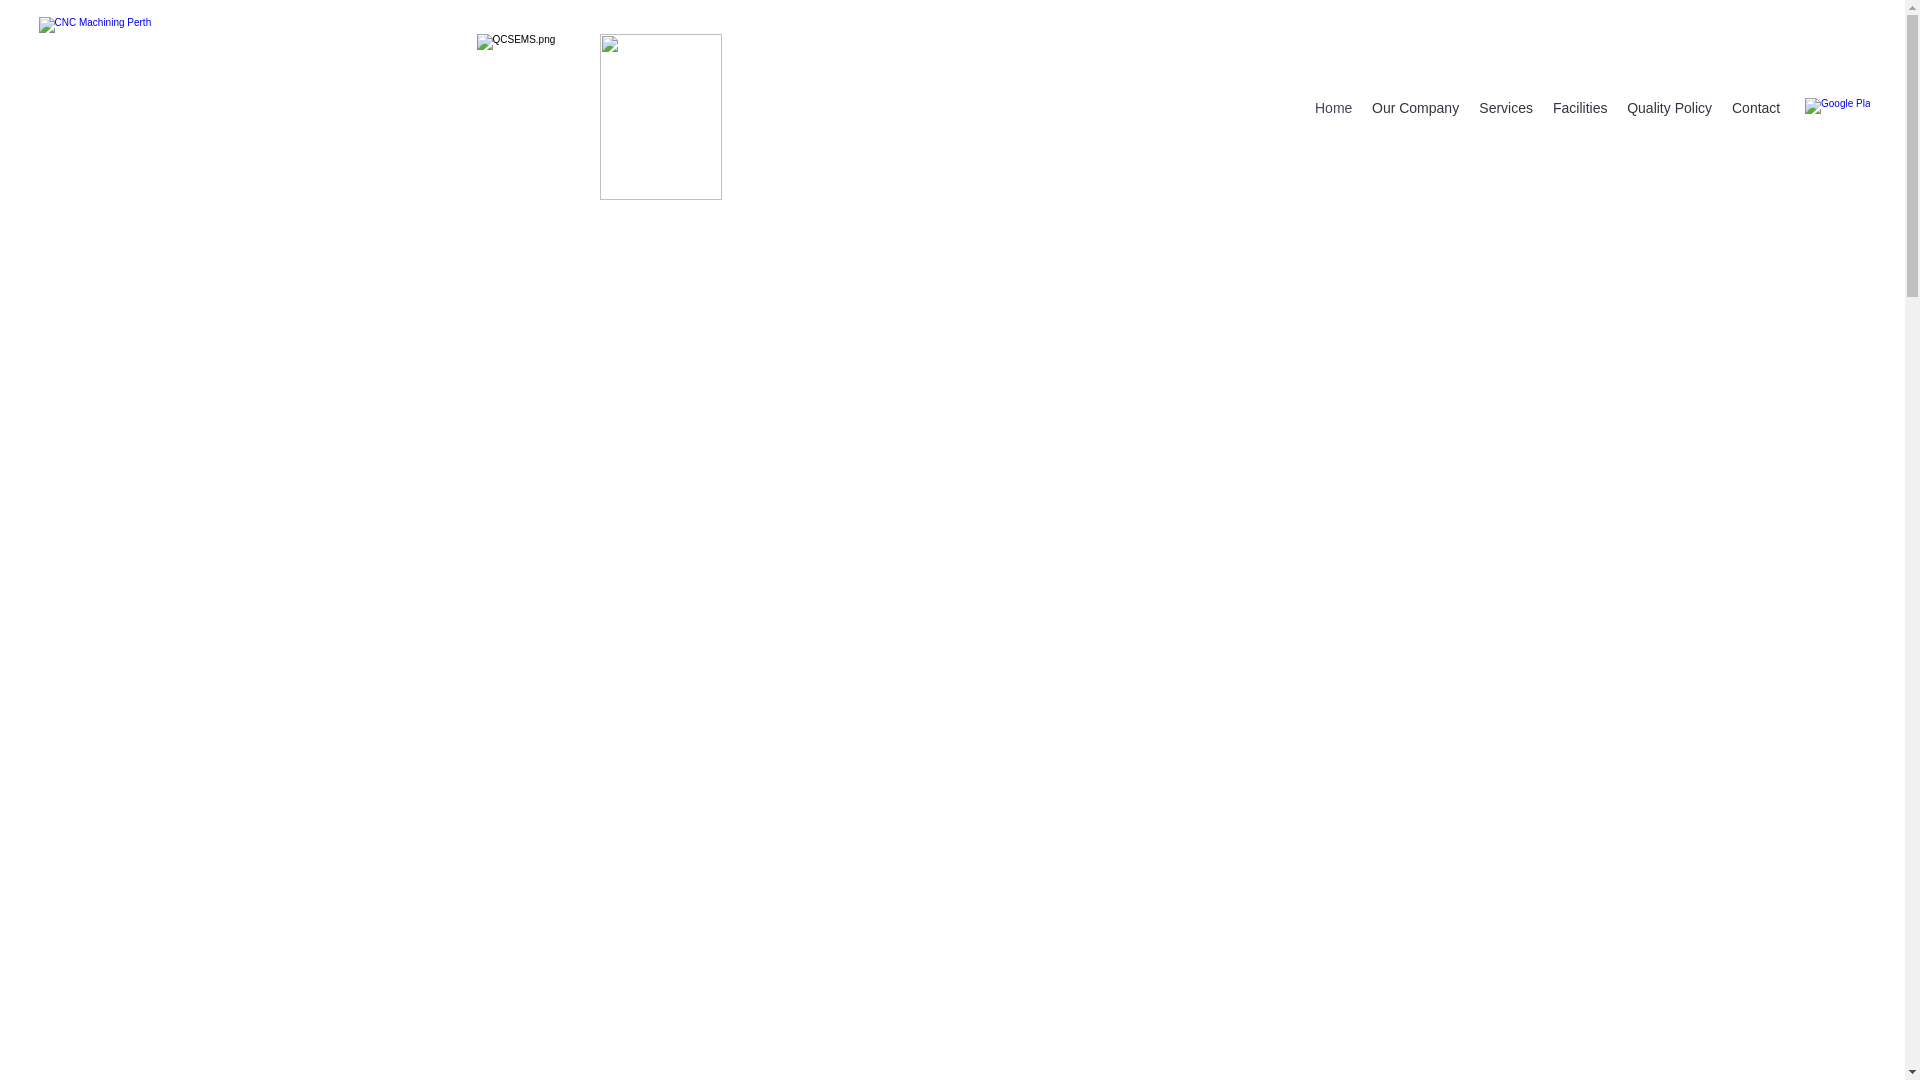  What do you see at coordinates (1669, 108) in the screenshot?
I see `'Quality Policy'` at bounding box center [1669, 108].